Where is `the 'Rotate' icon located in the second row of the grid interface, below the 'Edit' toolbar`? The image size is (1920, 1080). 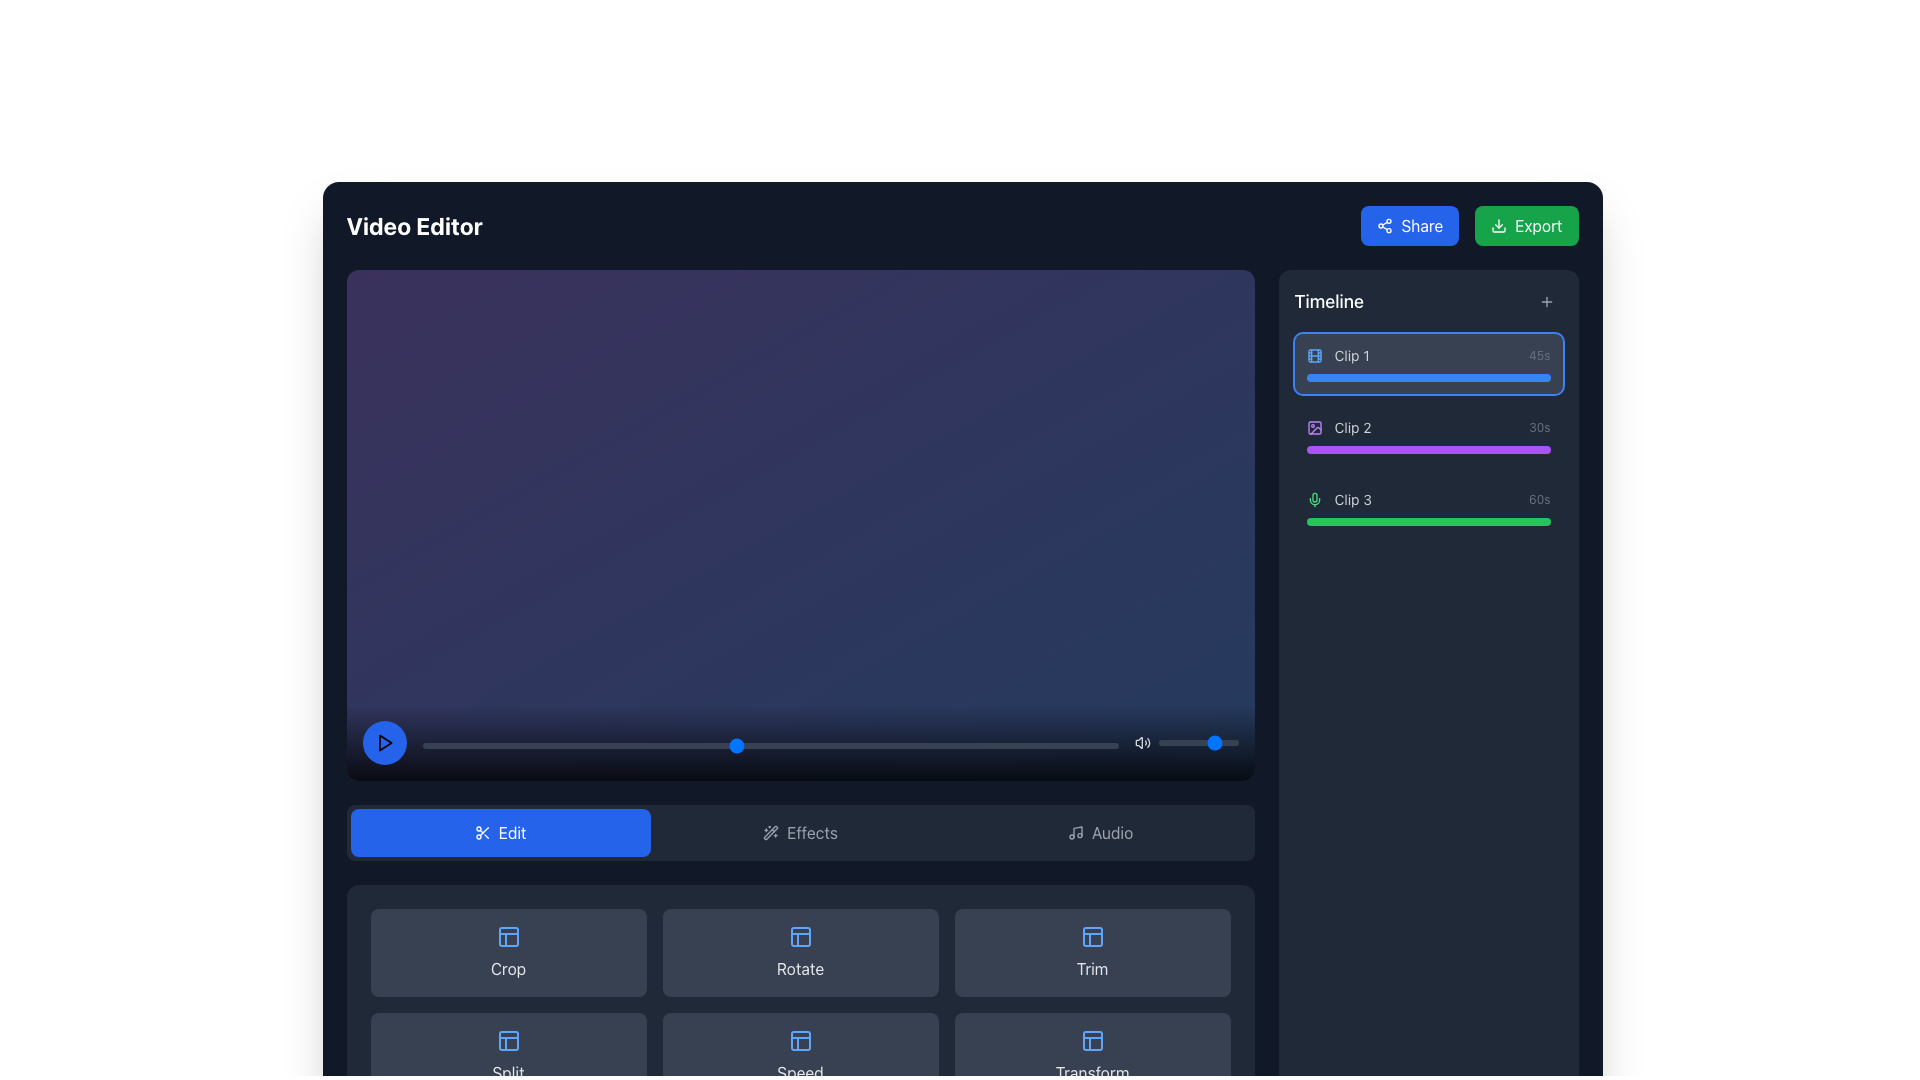
the 'Rotate' icon located in the second row of the grid interface, below the 'Edit' toolbar is located at coordinates (800, 936).